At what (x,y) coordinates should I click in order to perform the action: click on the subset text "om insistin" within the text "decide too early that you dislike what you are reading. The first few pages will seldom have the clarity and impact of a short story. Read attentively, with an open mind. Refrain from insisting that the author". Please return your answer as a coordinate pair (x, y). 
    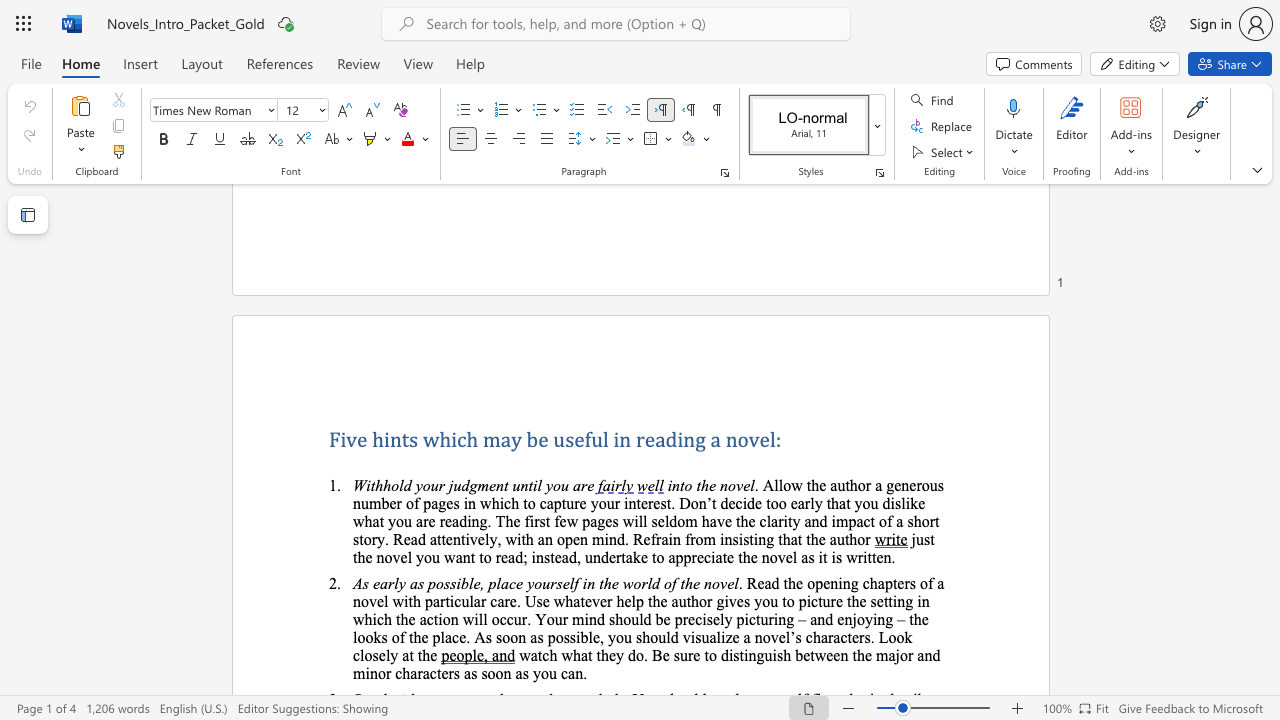
    Looking at the image, I should click on (695, 538).